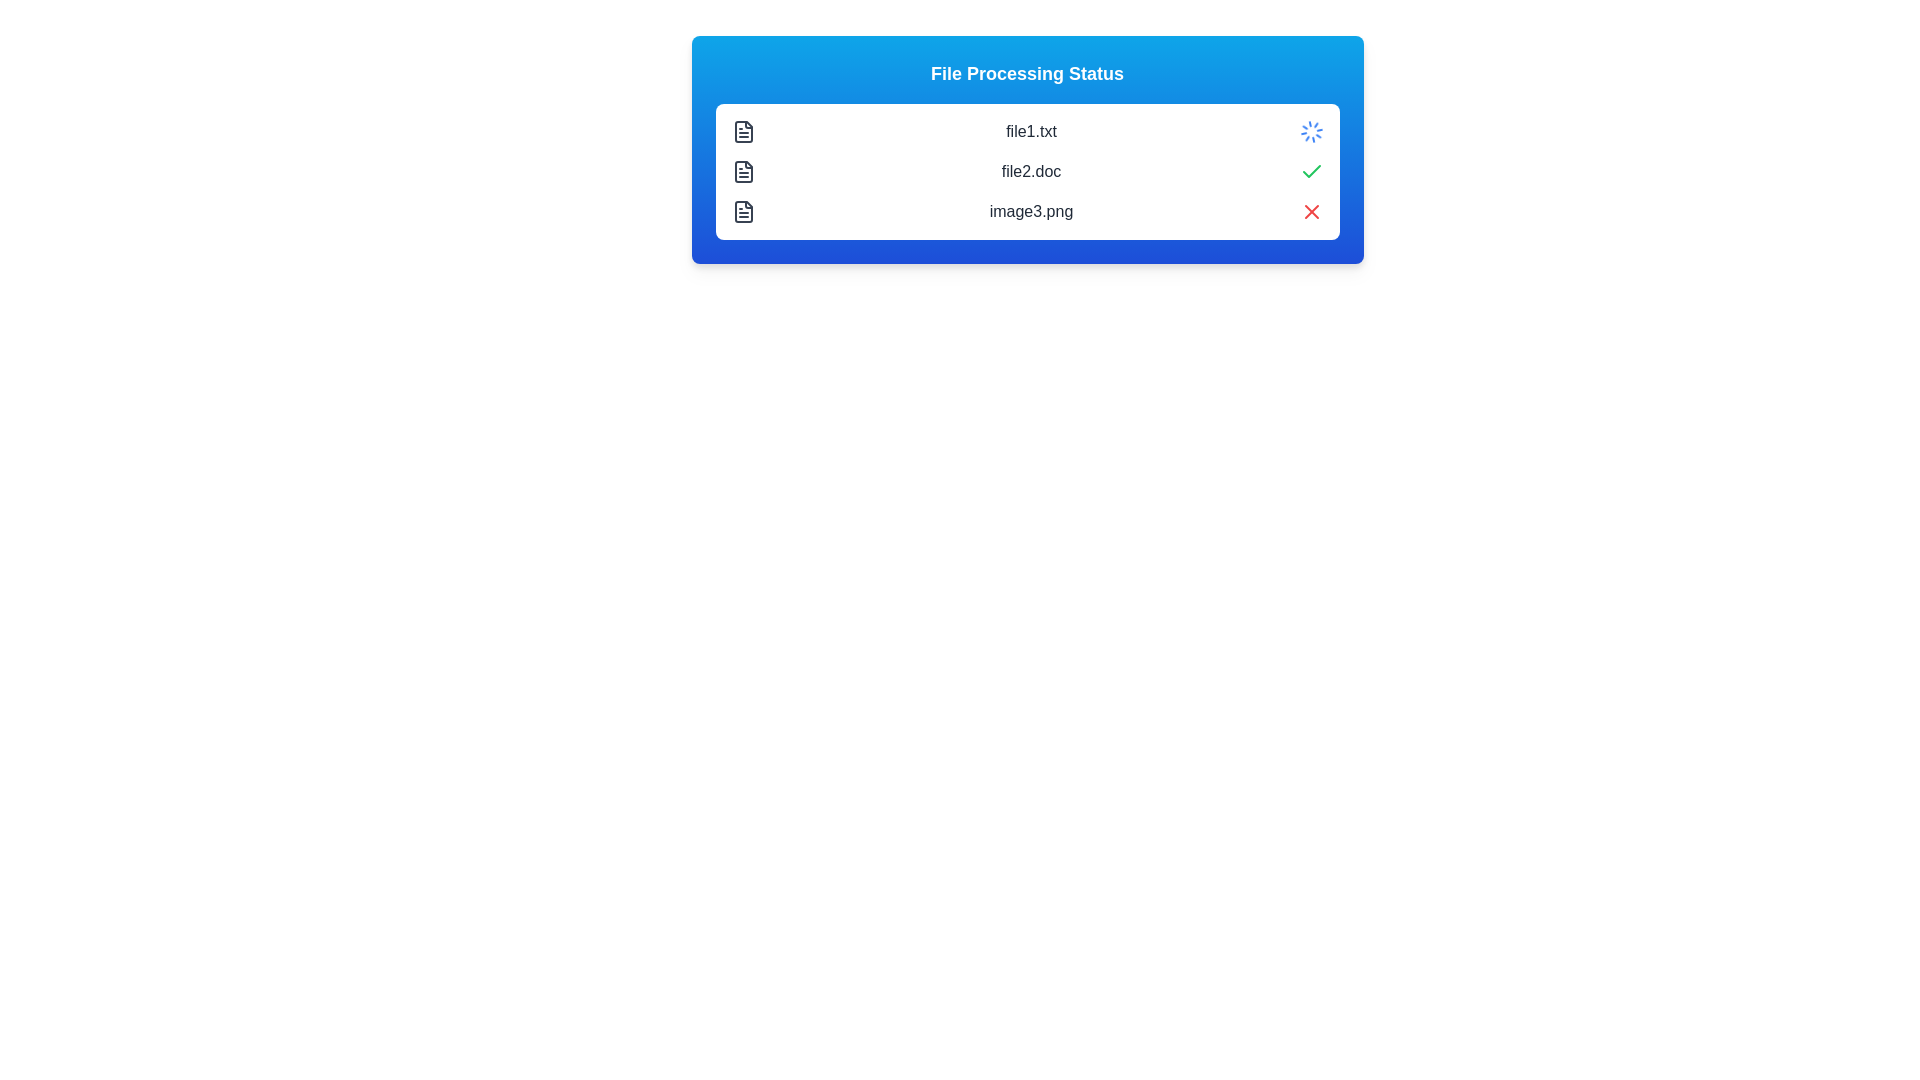  I want to click on the leftmost icon resembling a document with a text overlay, styled in grayscale colors, which is positioned to the left of the text 'image3.png', so click(742, 212).